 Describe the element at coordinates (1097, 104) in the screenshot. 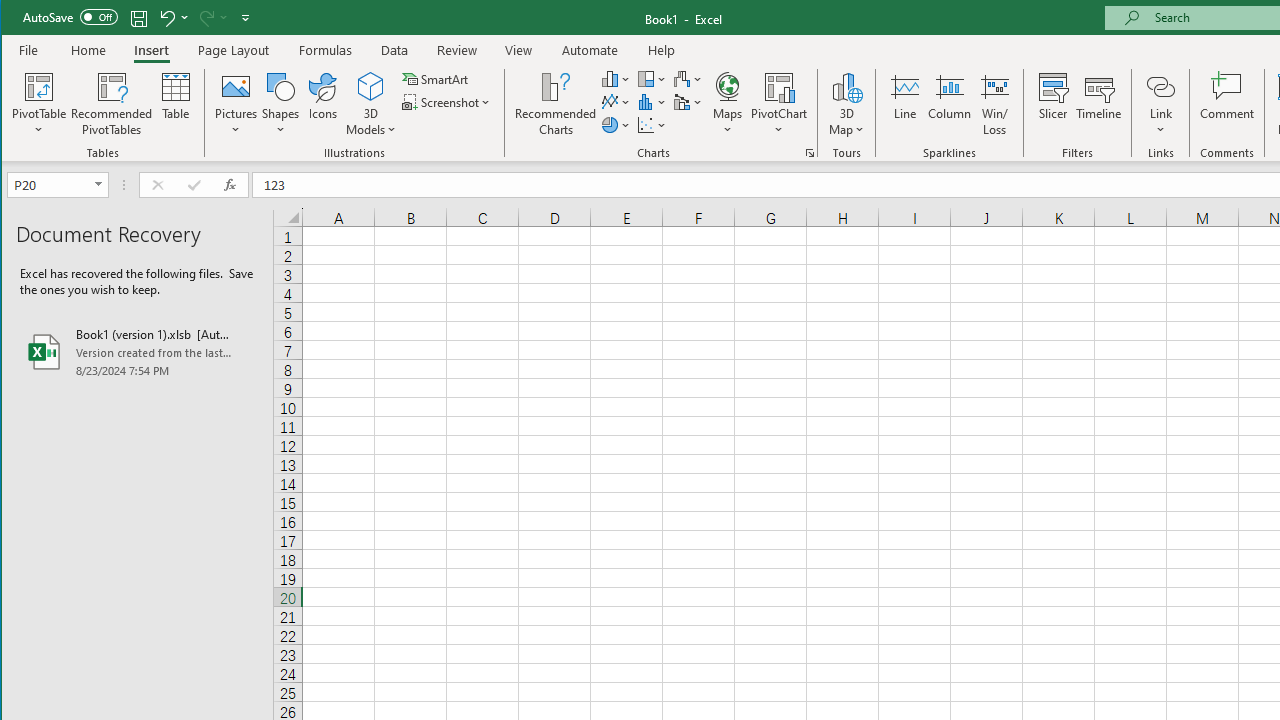

I see `'Timeline'` at that location.